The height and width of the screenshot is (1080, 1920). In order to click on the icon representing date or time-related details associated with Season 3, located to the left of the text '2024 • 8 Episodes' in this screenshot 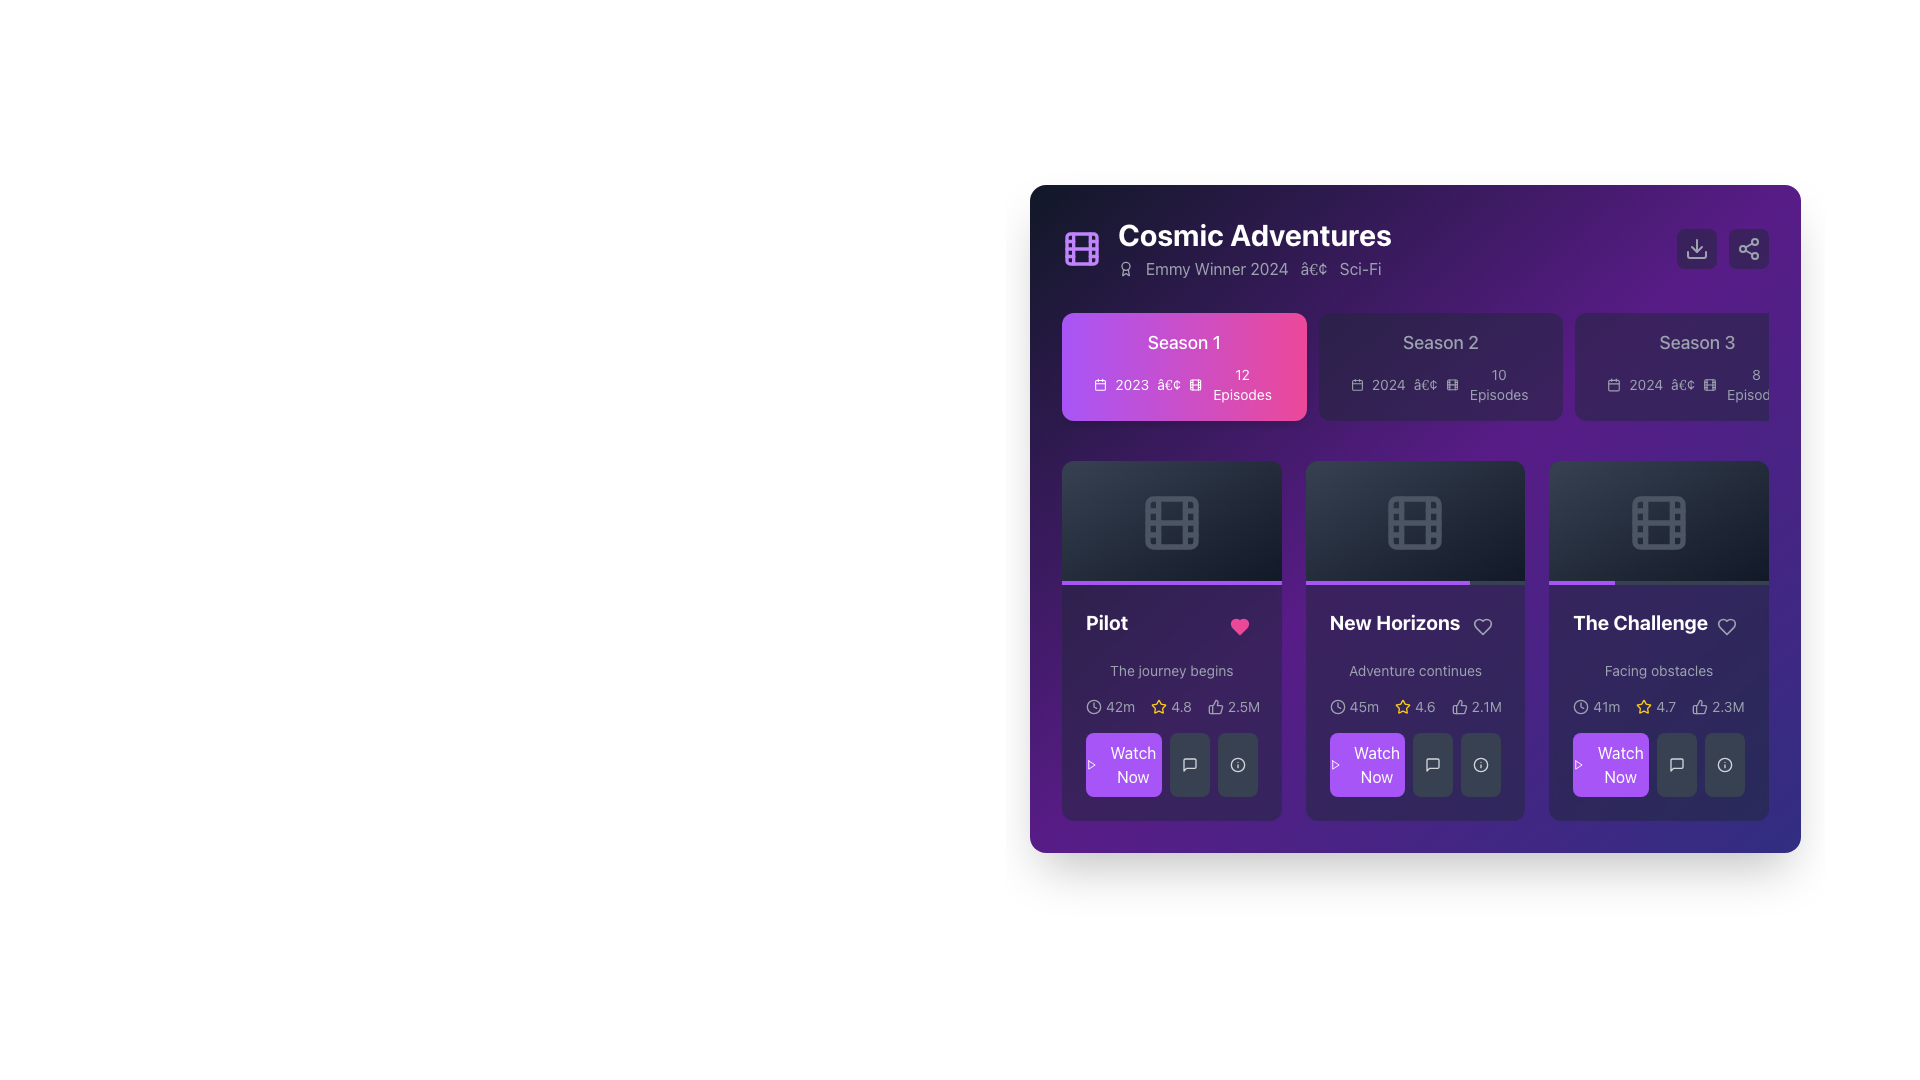, I will do `click(1614, 385)`.